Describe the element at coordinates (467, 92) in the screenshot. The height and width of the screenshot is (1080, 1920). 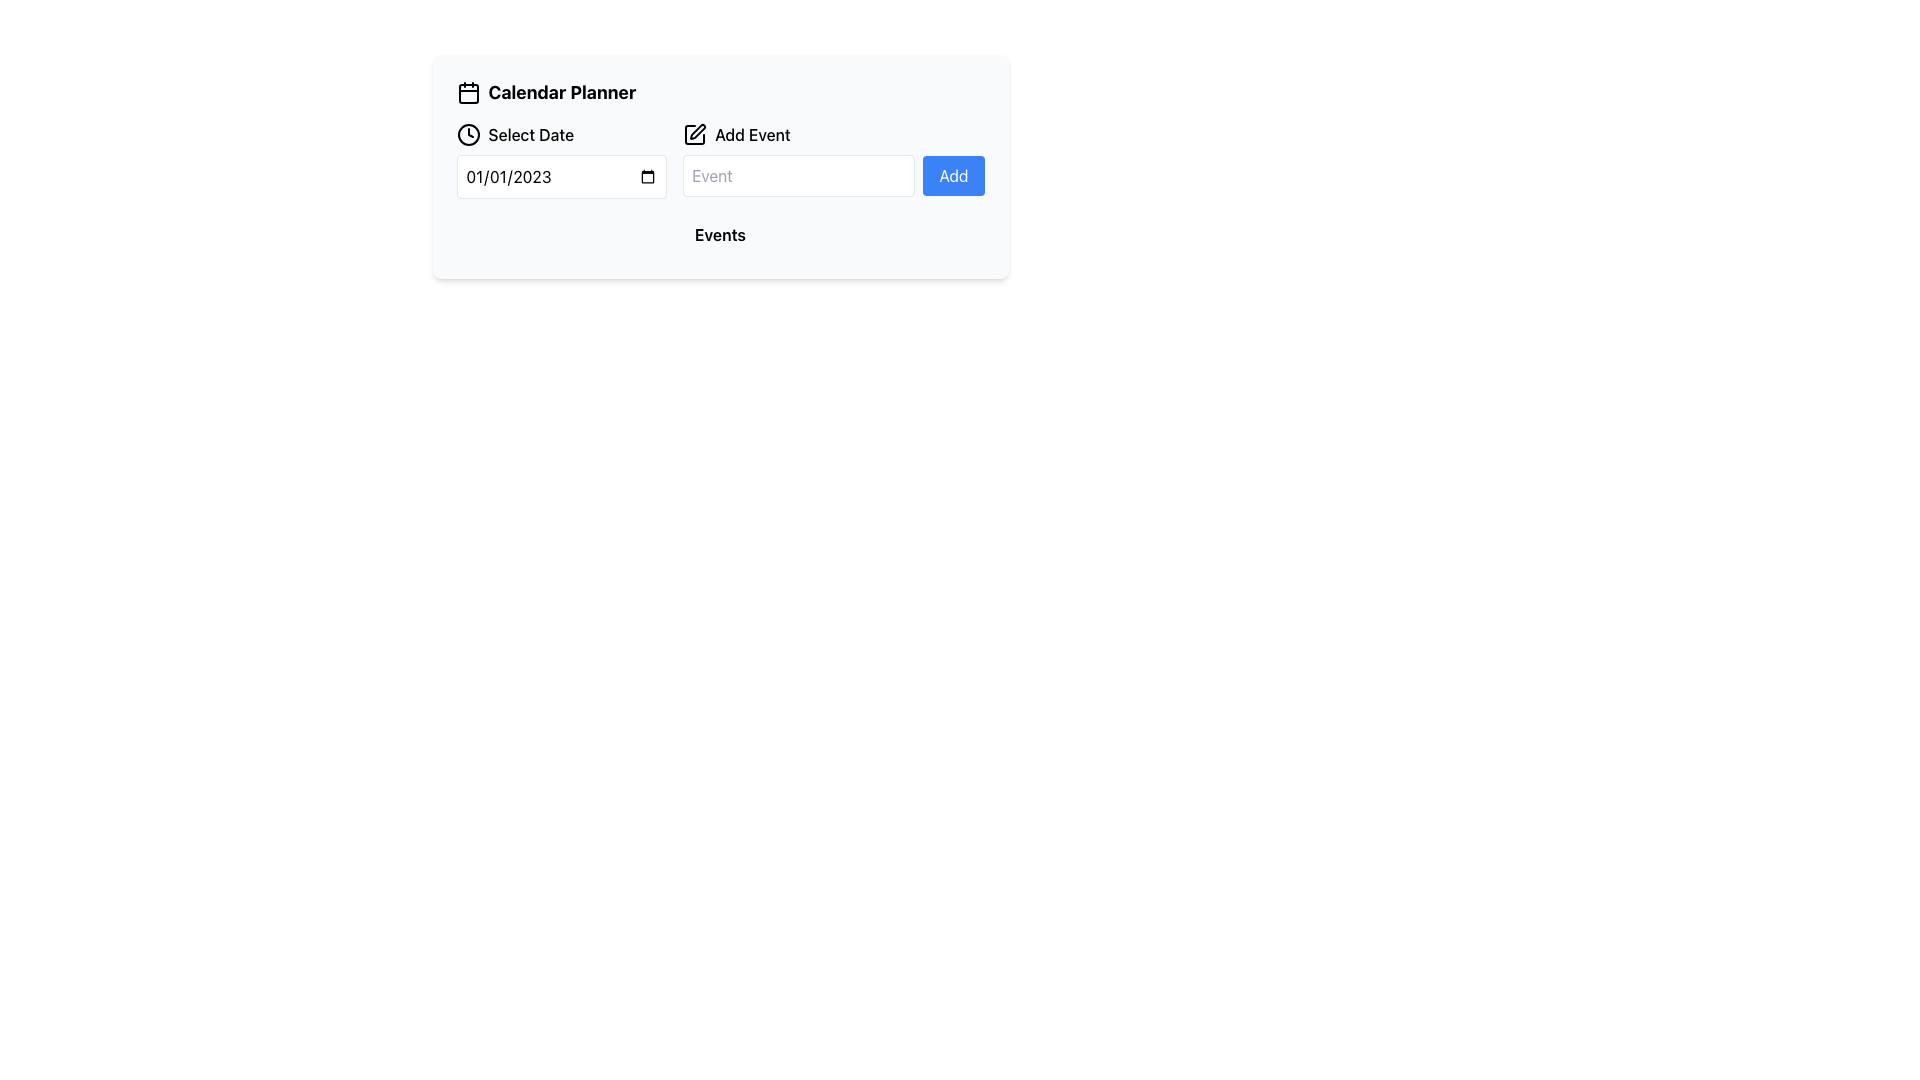
I see `the SVG calendar icon located to the left of the 'Calendar Planner' title at the top left of the component` at that location.